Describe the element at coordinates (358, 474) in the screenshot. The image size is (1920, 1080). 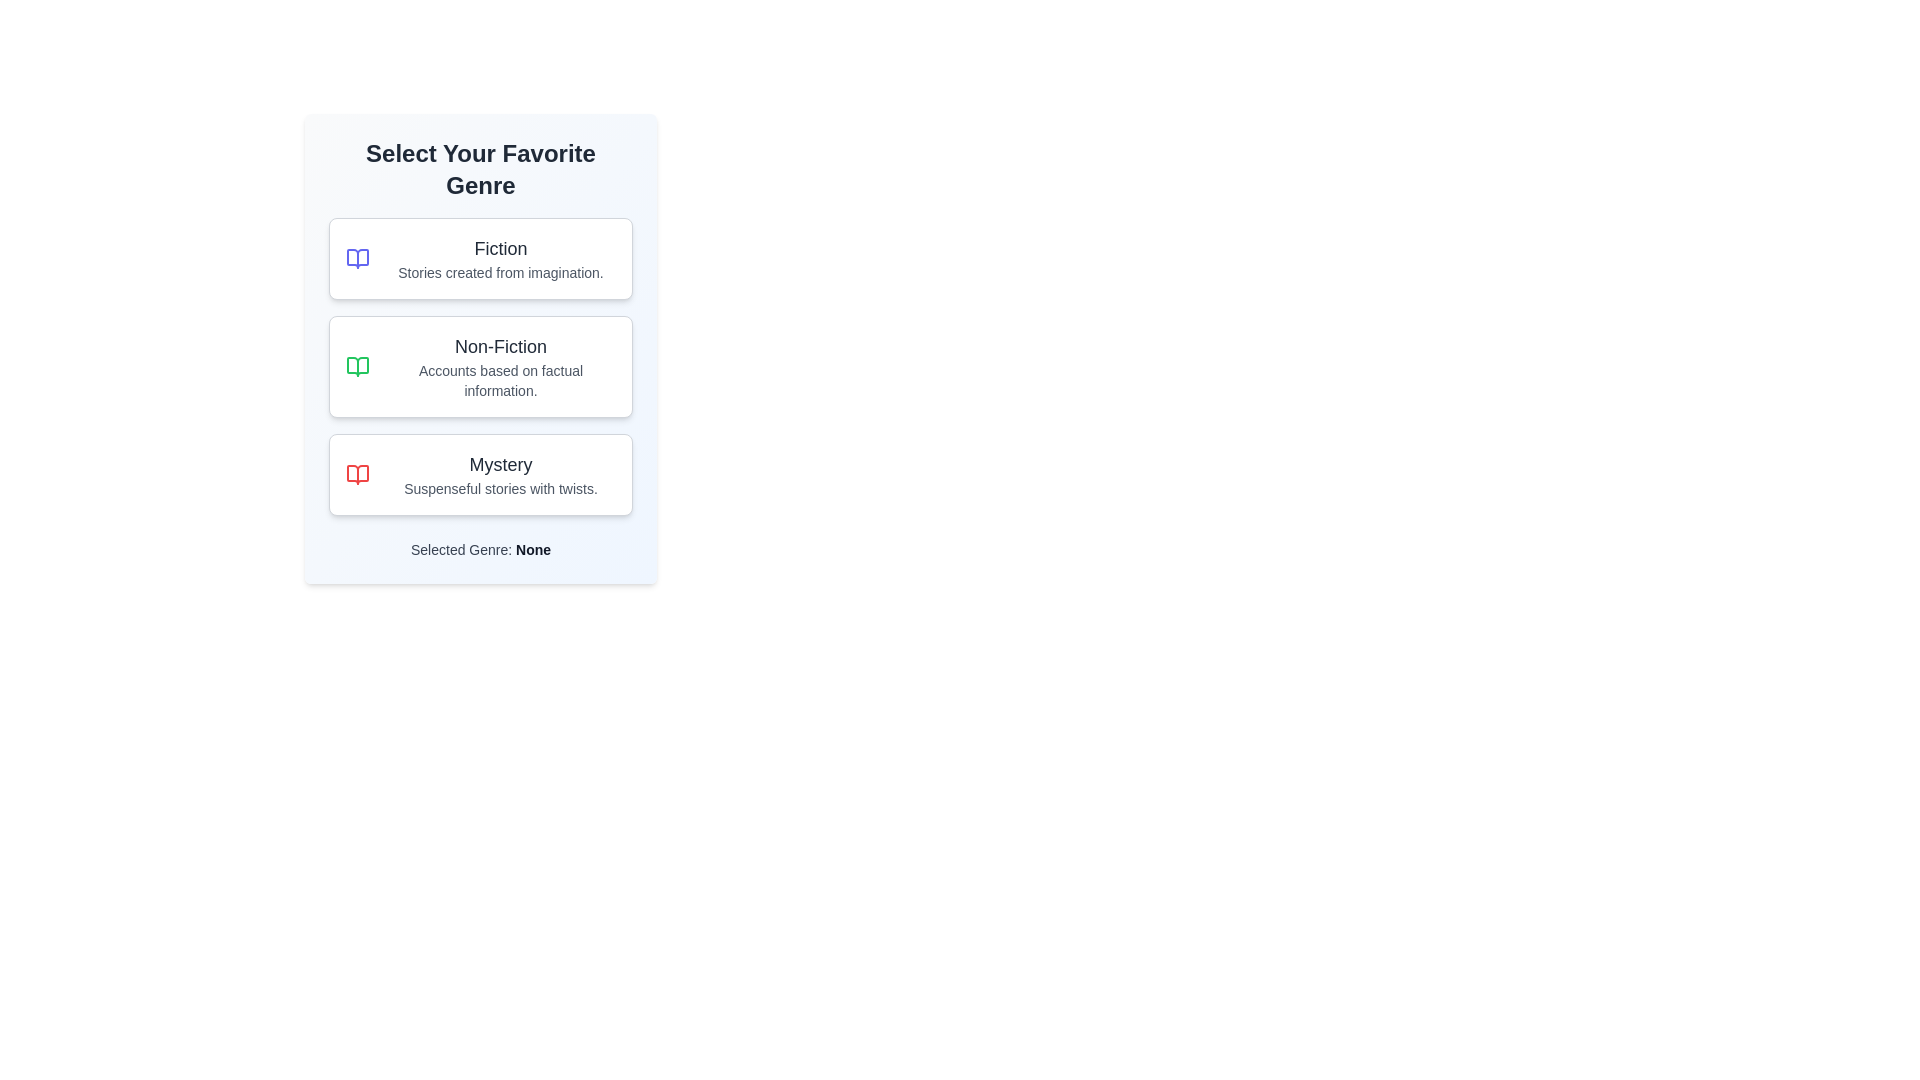
I see `the red open book icon located on the left side of the 'Mystery' button in the vertical menu of options` at that location.